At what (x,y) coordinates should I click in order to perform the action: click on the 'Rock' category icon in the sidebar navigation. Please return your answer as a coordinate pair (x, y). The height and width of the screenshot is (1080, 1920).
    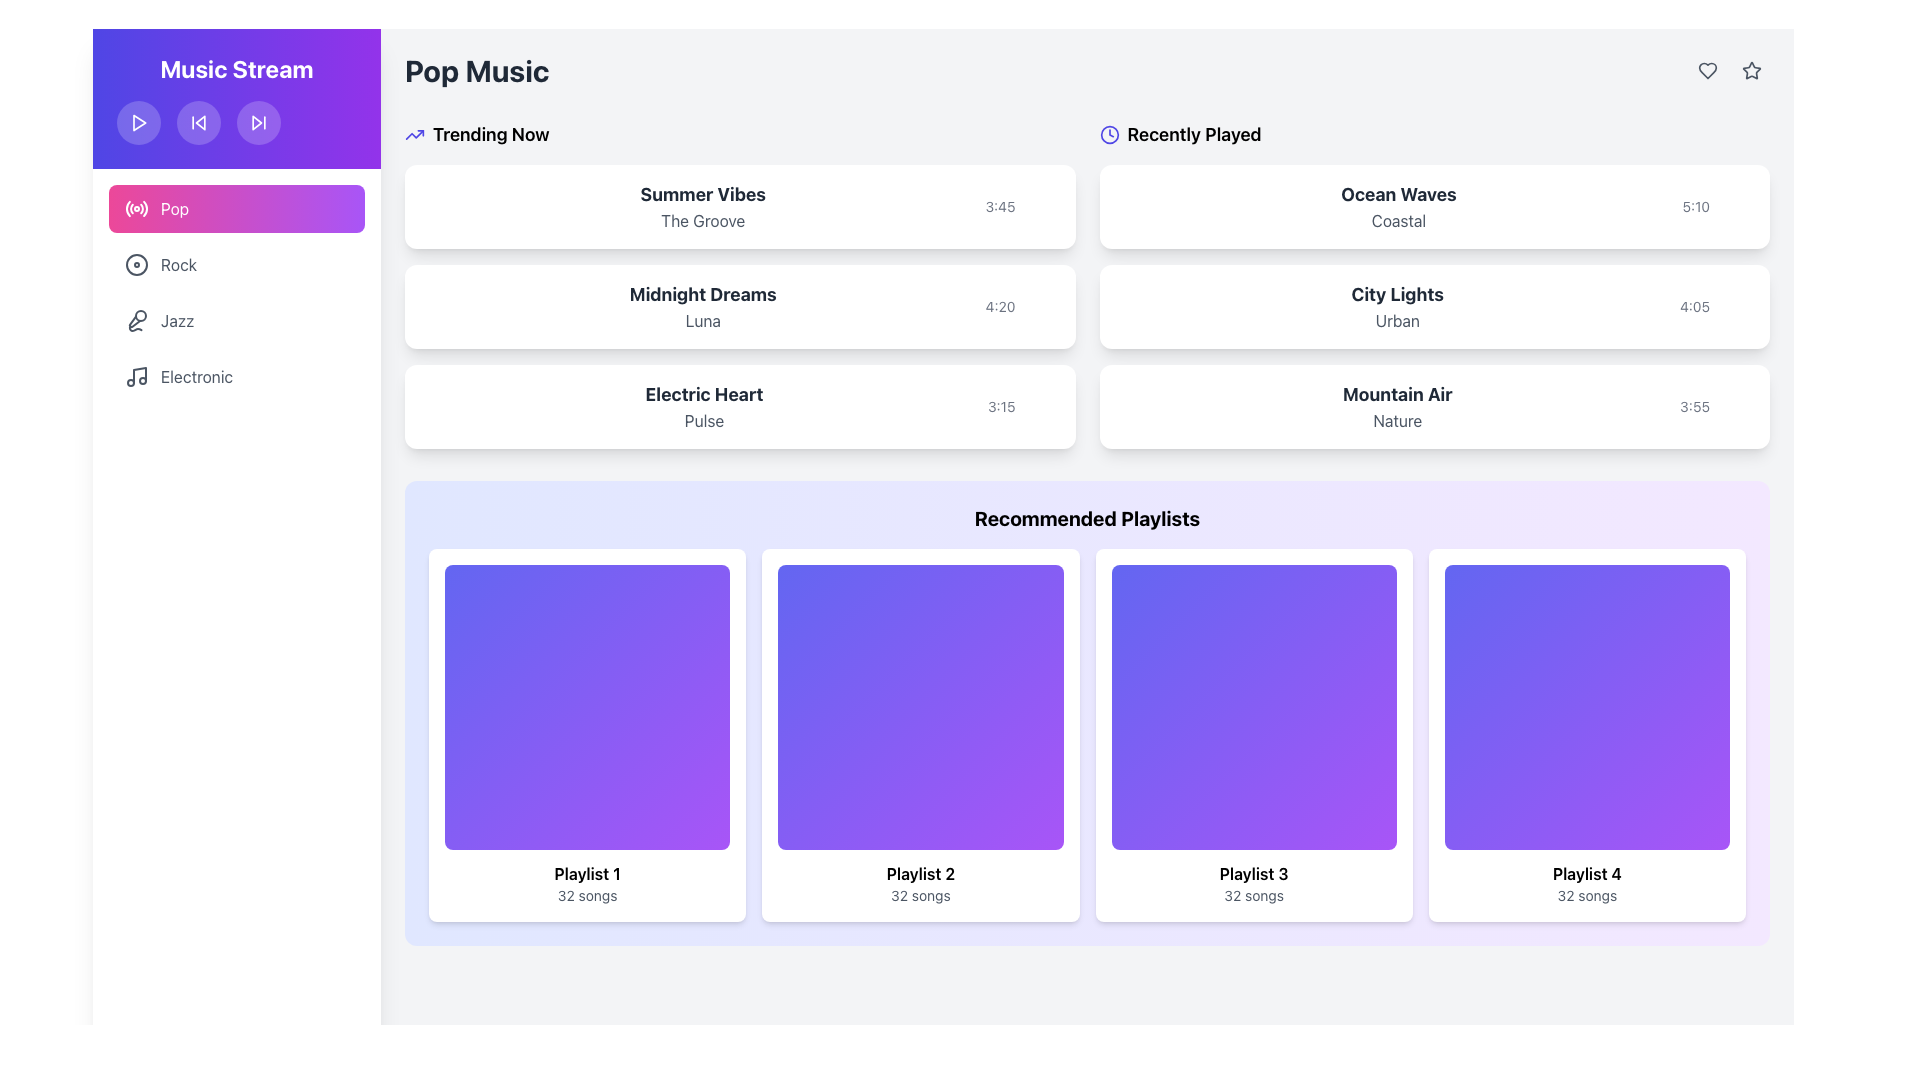
    Looking at the image, I should click on (136, 264).